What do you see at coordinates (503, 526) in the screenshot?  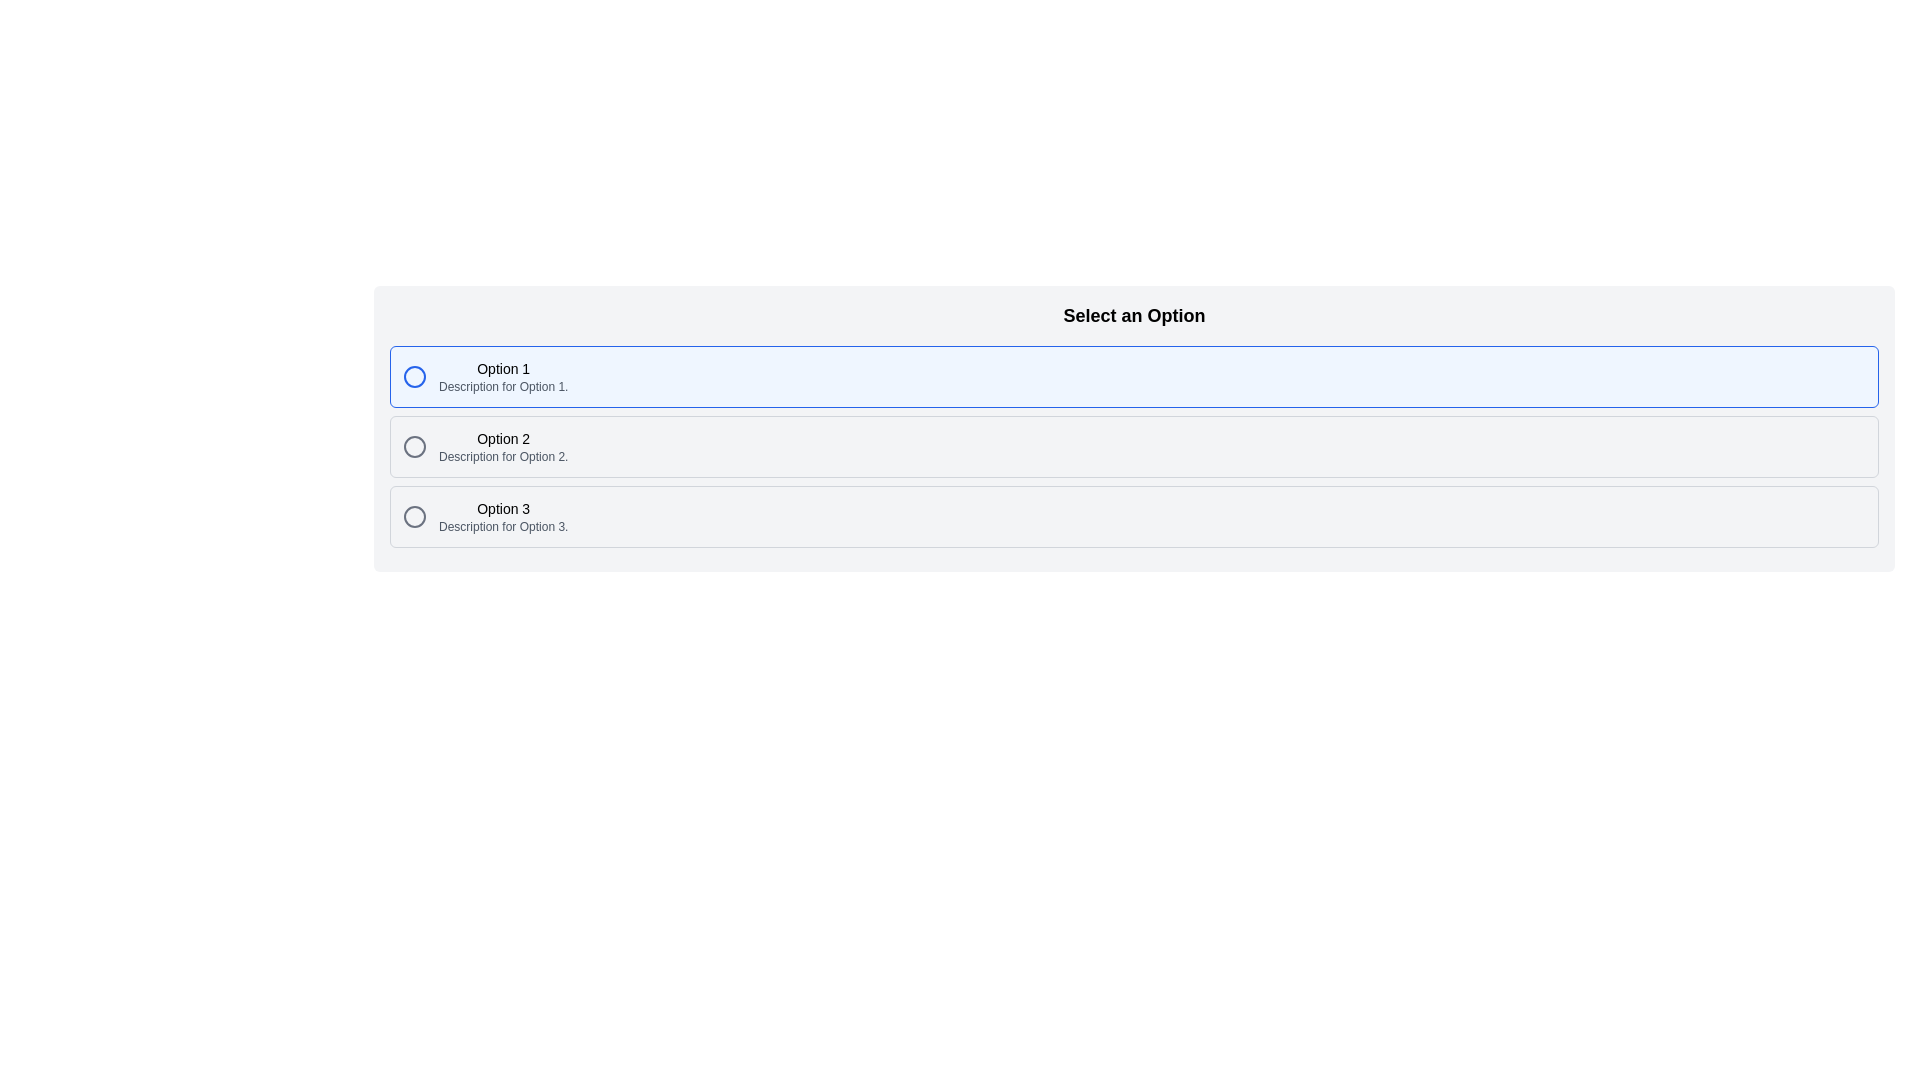 I see `the static text label reading 'Description for Option 3.' which is styled with gray color and small font size, located below the larger text label 'Option 3'` at bounding box center [503, 526].